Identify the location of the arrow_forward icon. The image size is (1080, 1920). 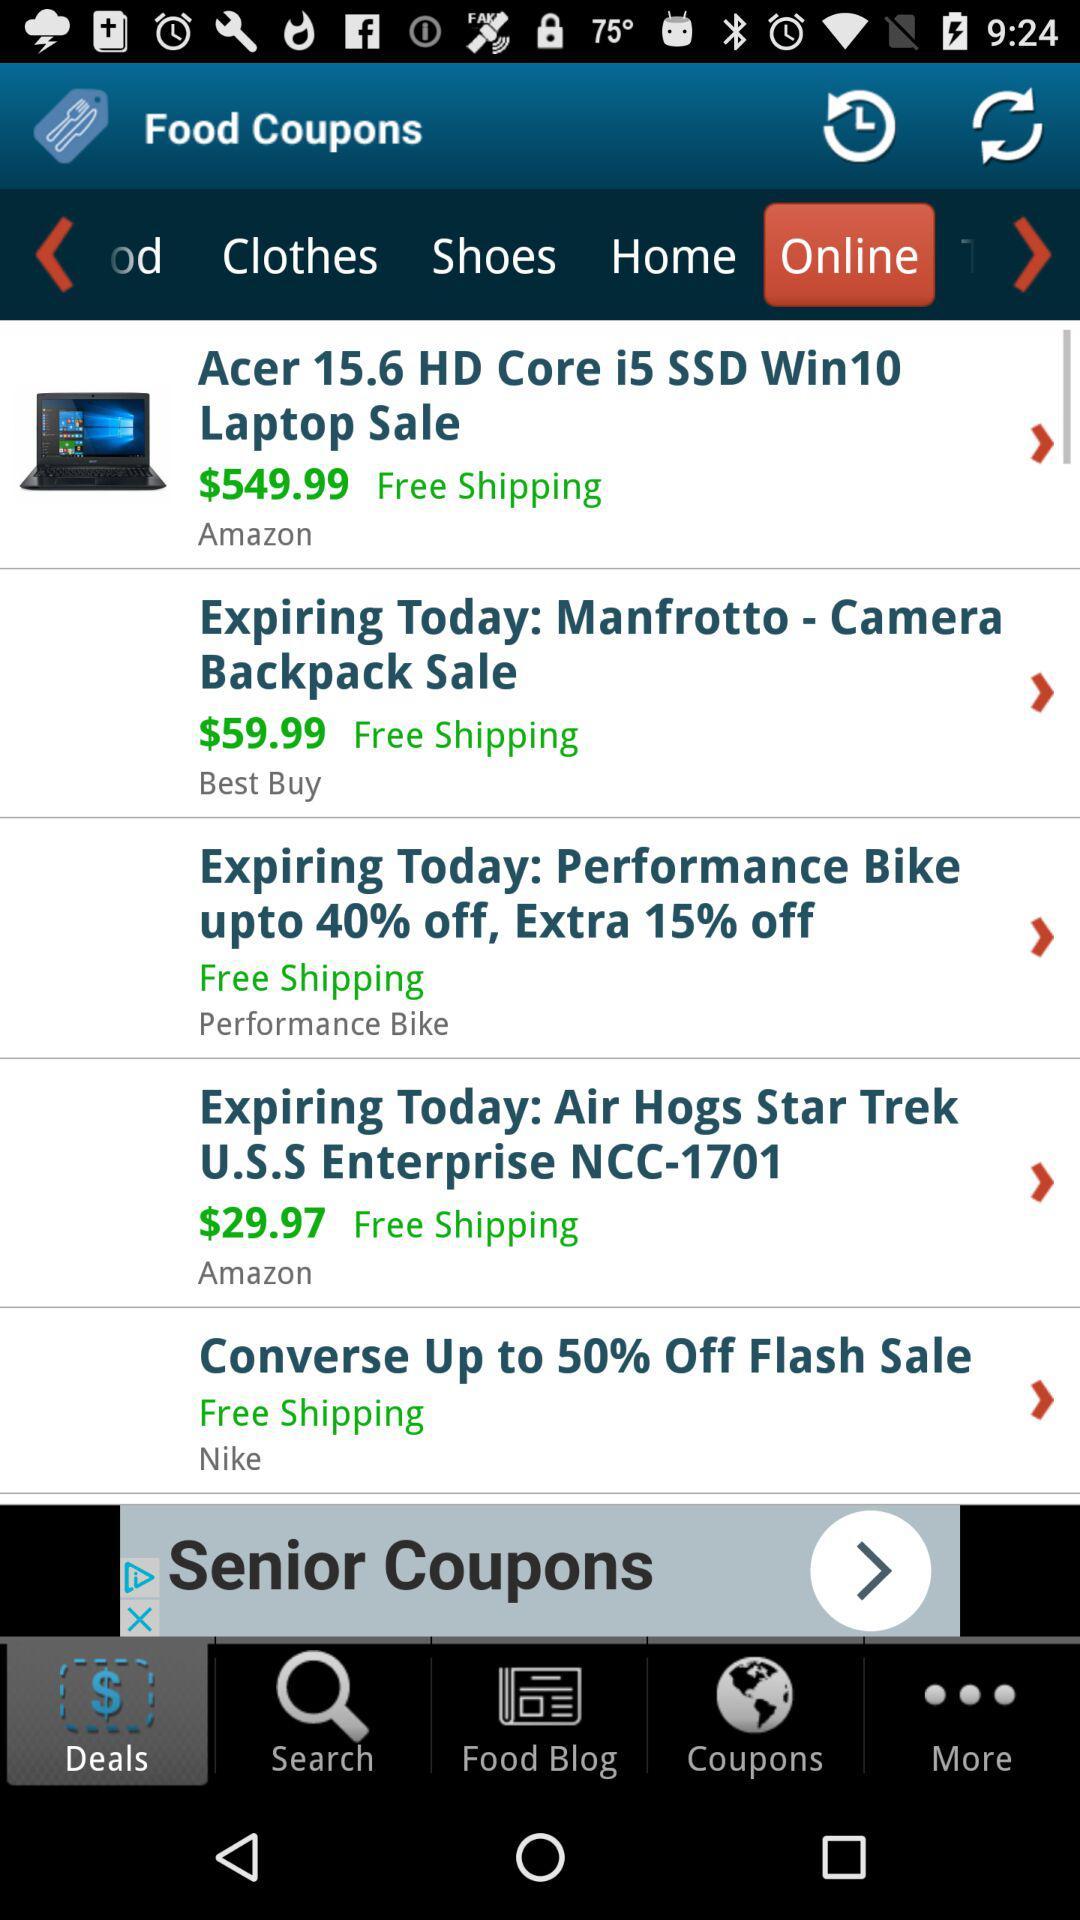
(1027, 271).